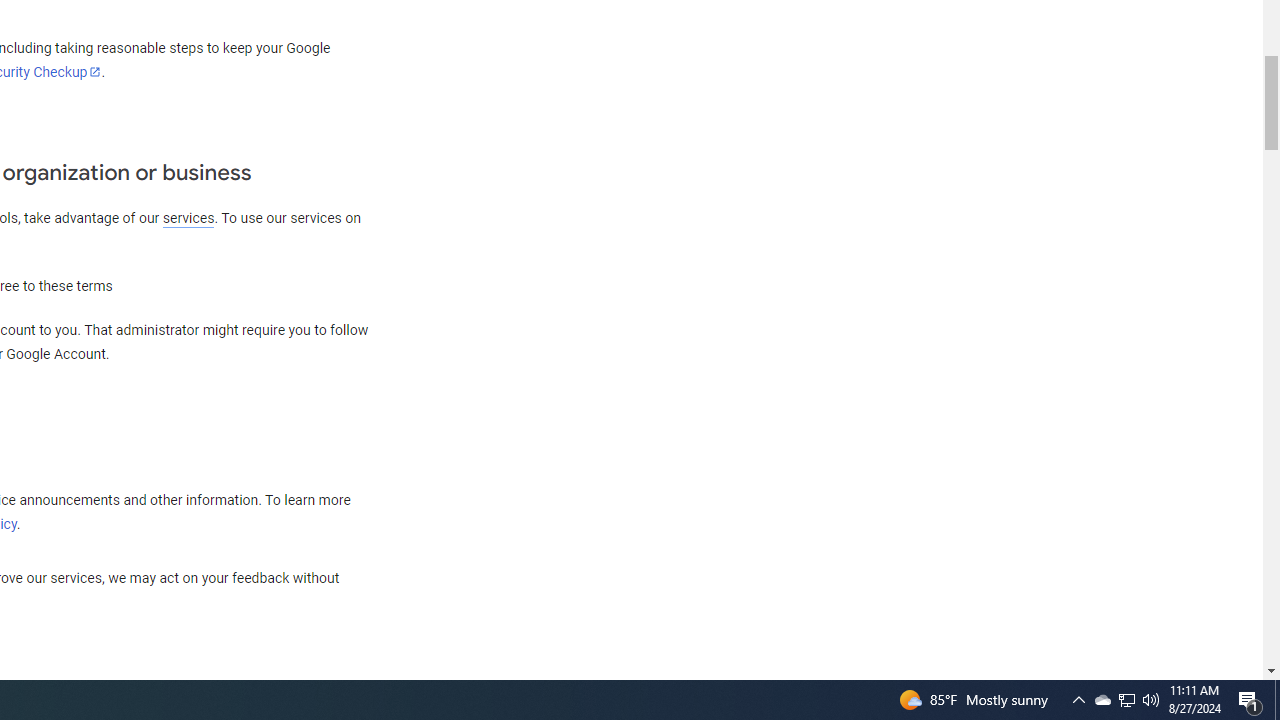  I want to click on 'services', so click(188, 218).